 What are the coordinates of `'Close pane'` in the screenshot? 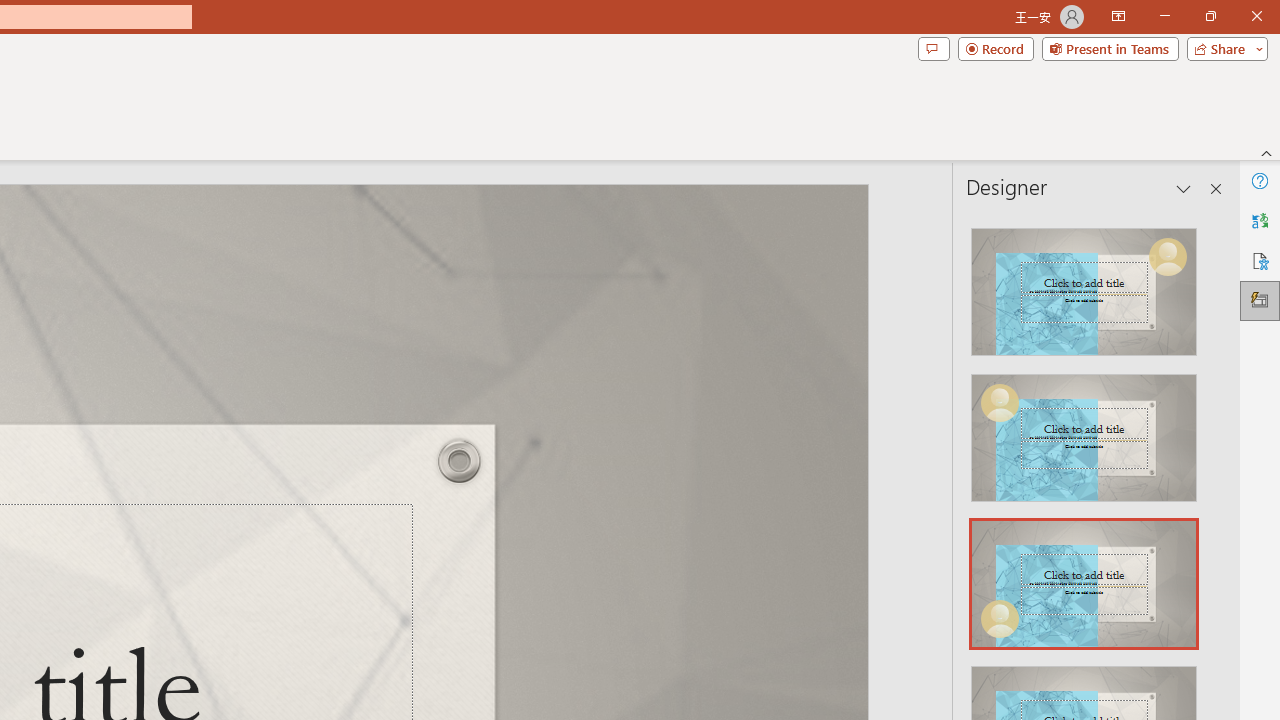 It's located at (1215, 189).